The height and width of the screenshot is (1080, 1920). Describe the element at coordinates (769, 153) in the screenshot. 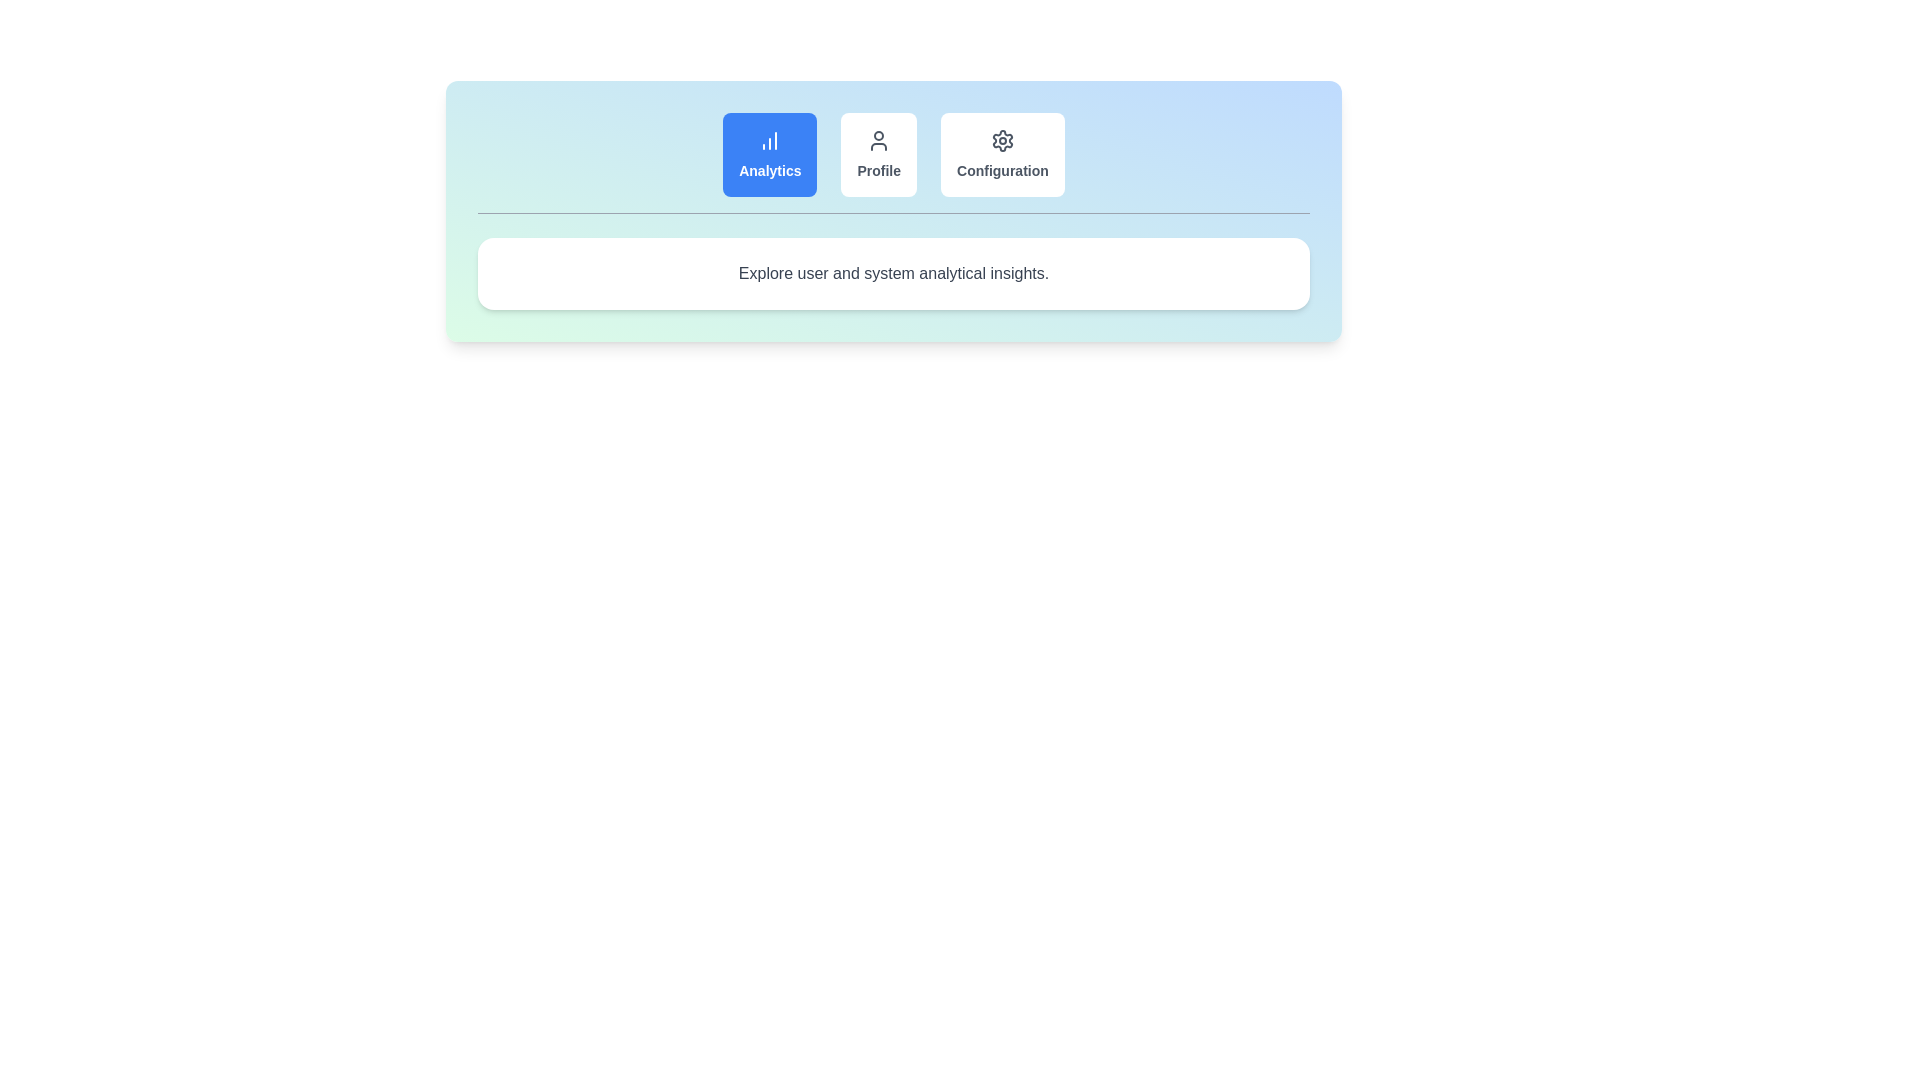

I see `the currently active 'Analytics' tab` at that location.